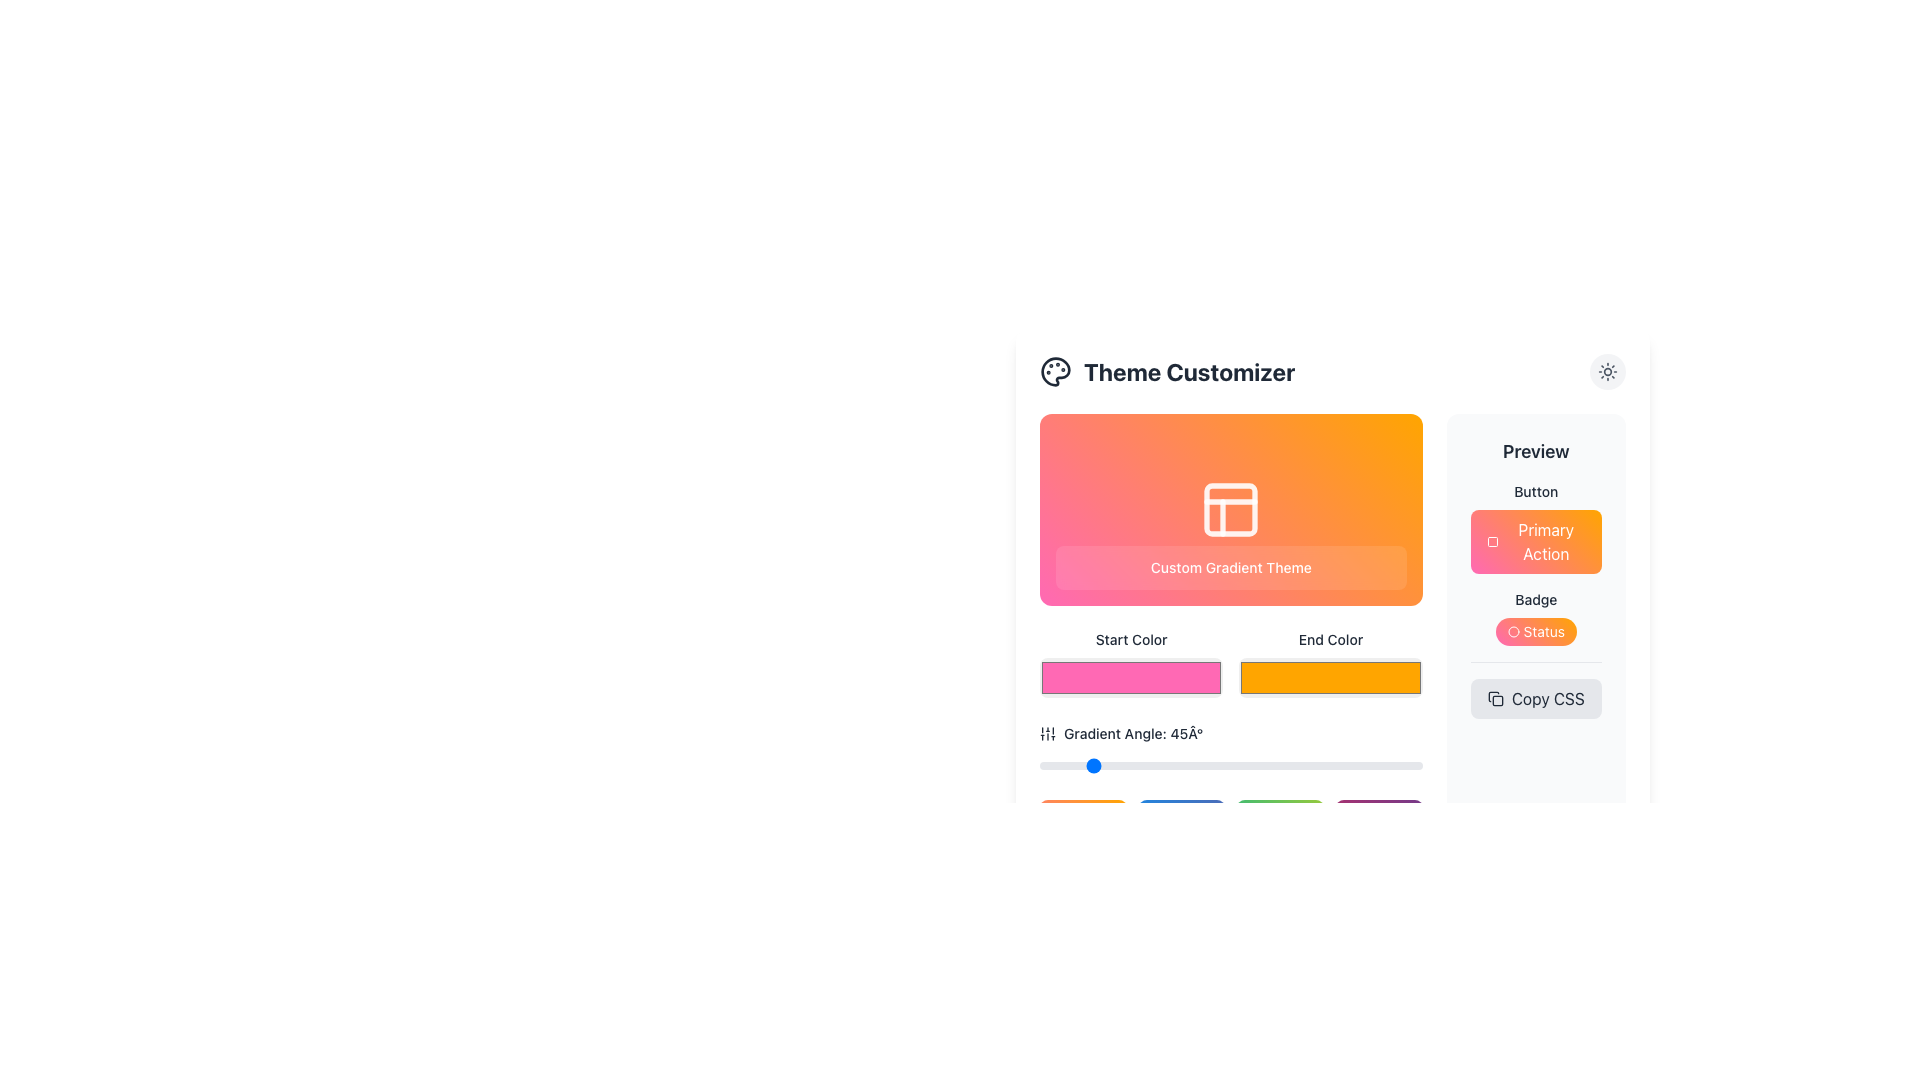  I want to click on the theme toggle button located at the top-right corner of the interface within the 'Theme Customizer' header bar, so click(1608, 371).